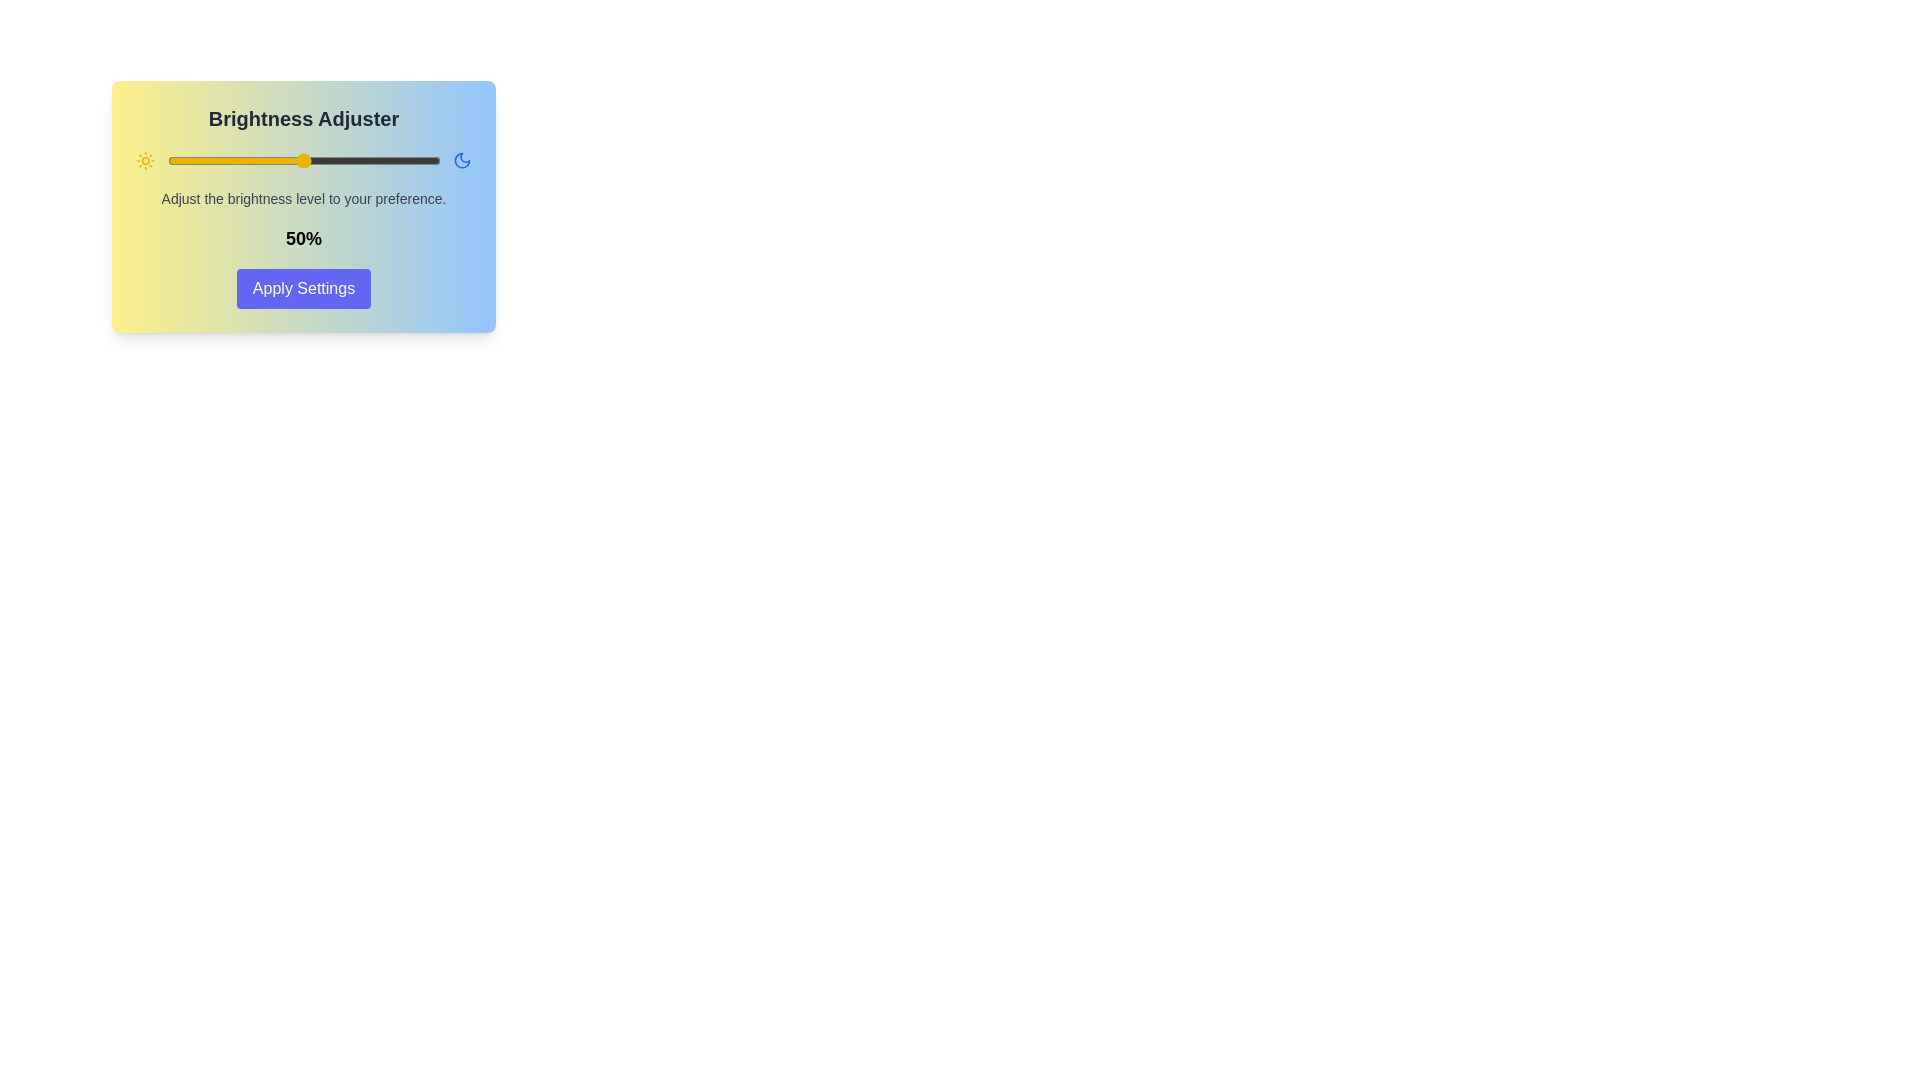 This screenshot has width=1920, height=1080. Describe the element at coordinates (205, 160) in the screenshot. I see `the brightness slider to 14%` at that location.